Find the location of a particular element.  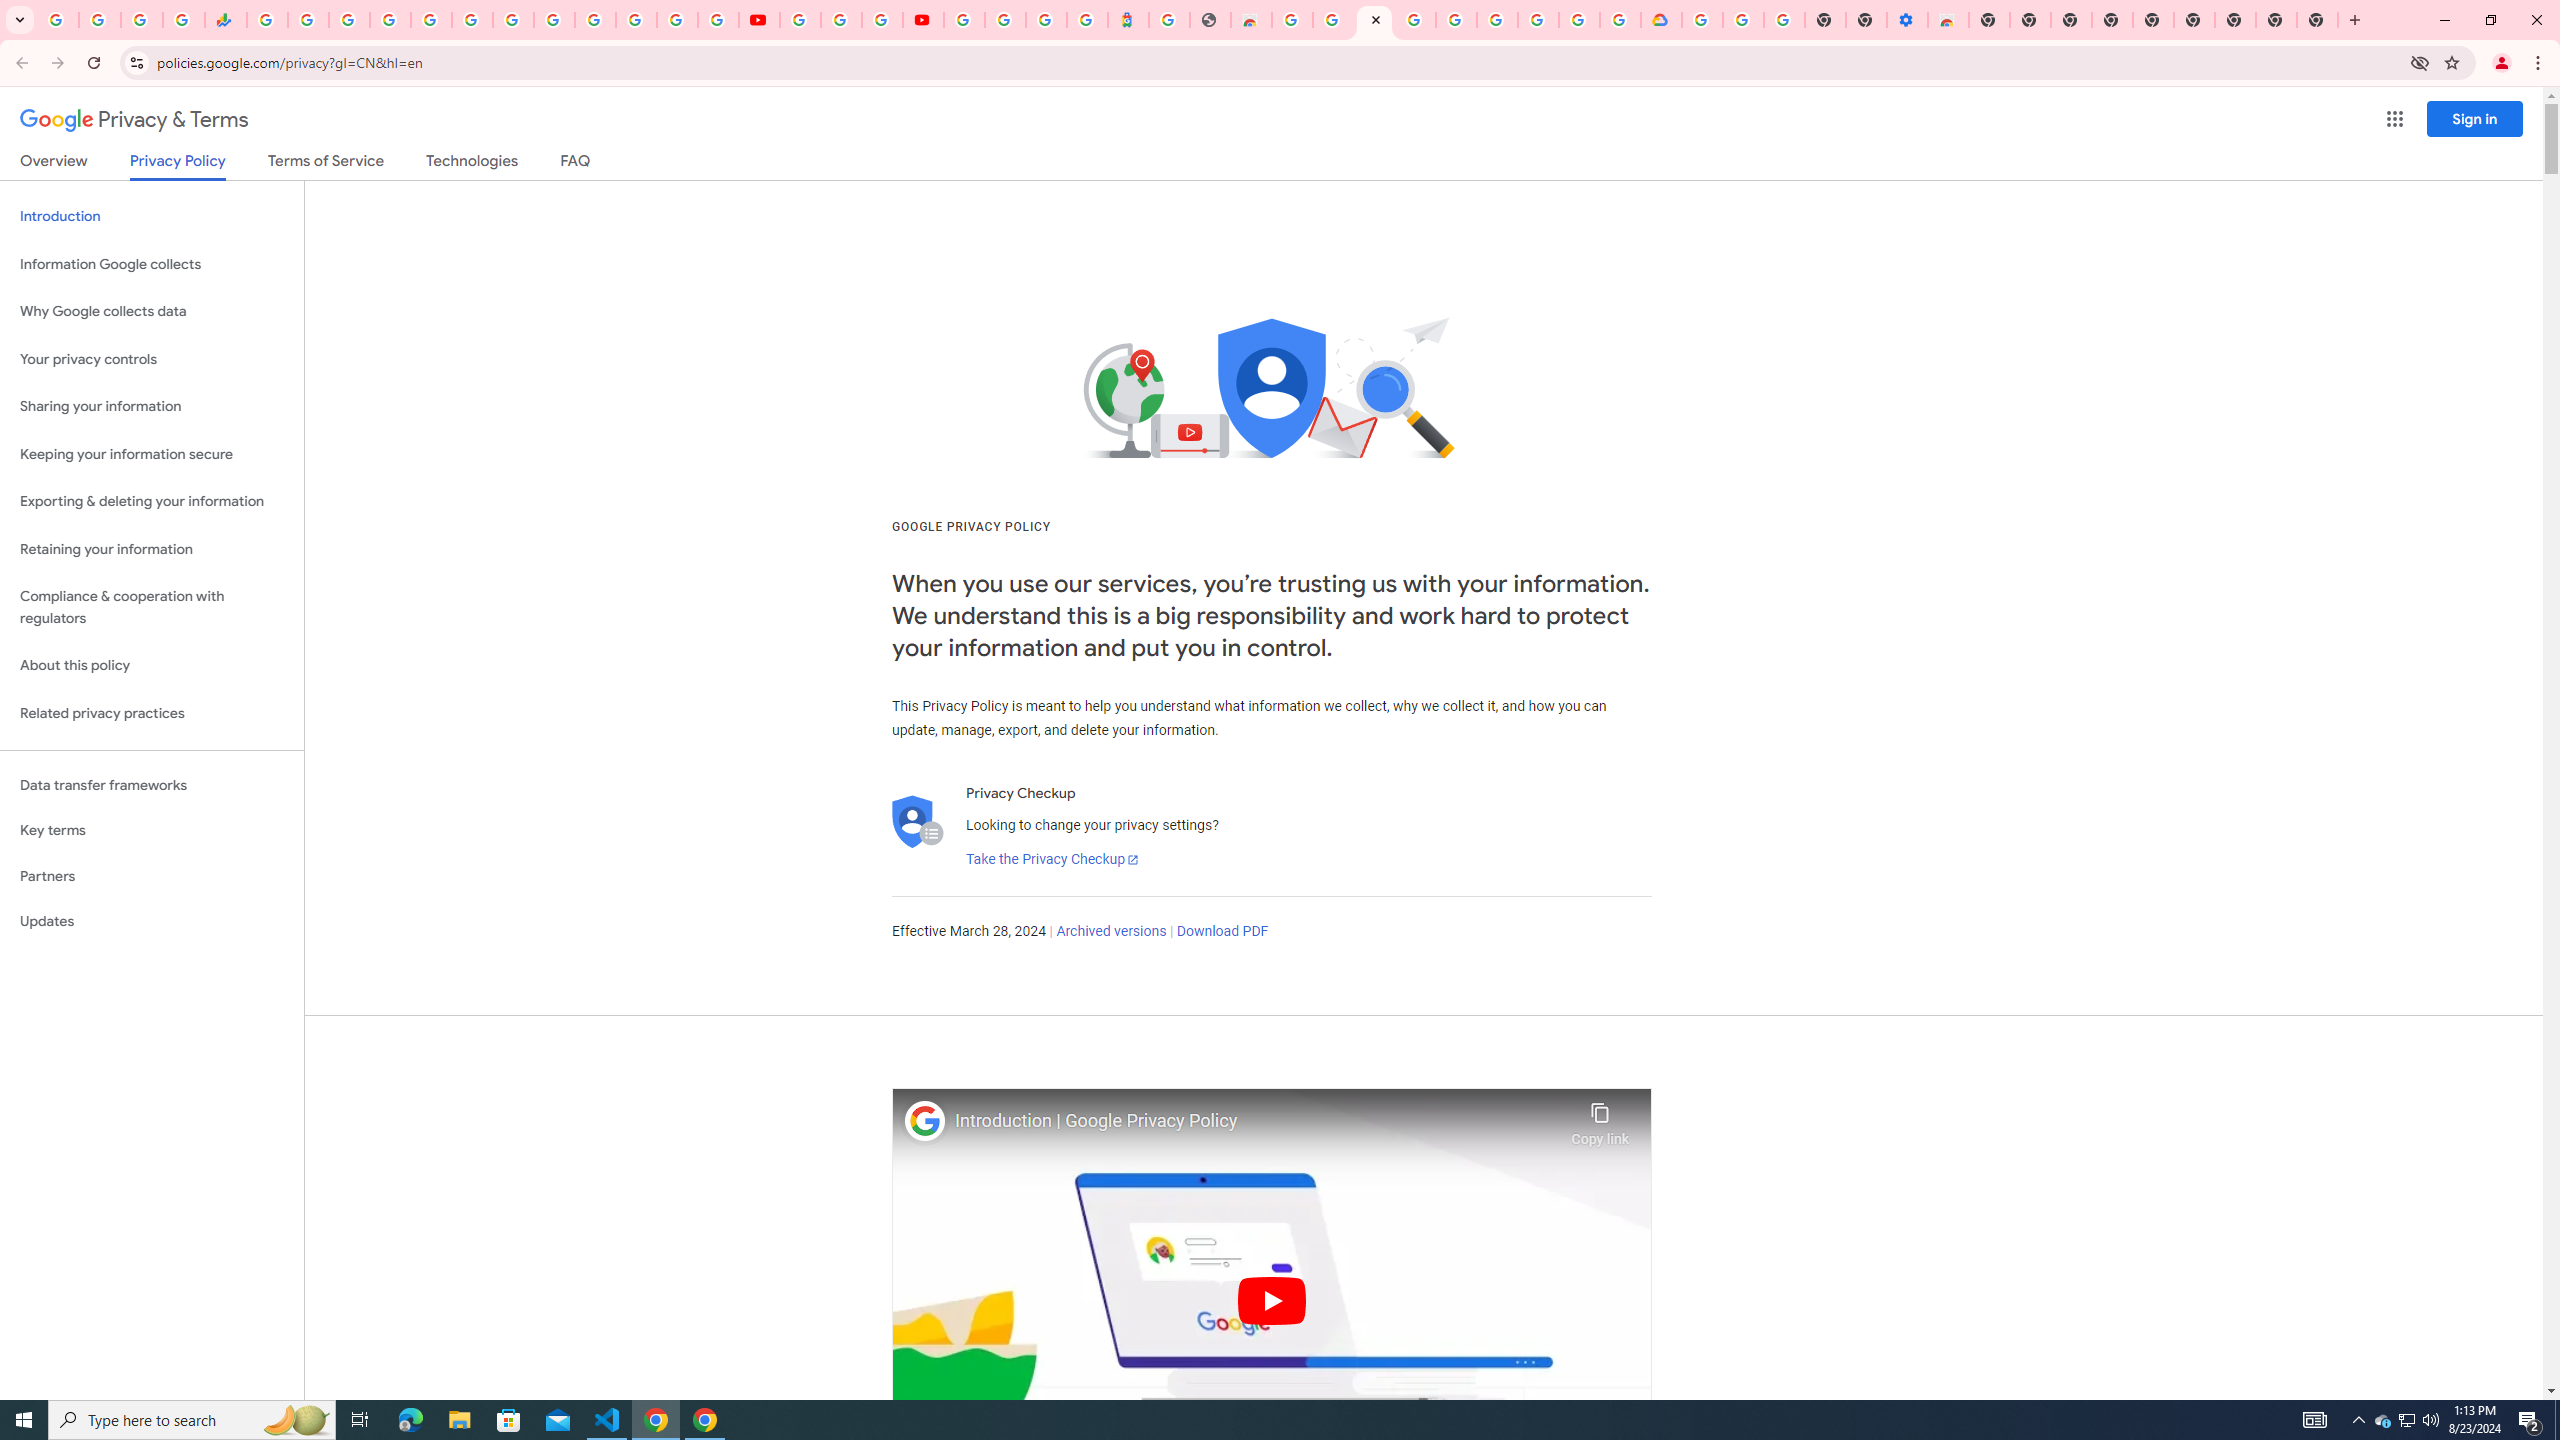

'New Tab' is located at coordinates (2235, 19).